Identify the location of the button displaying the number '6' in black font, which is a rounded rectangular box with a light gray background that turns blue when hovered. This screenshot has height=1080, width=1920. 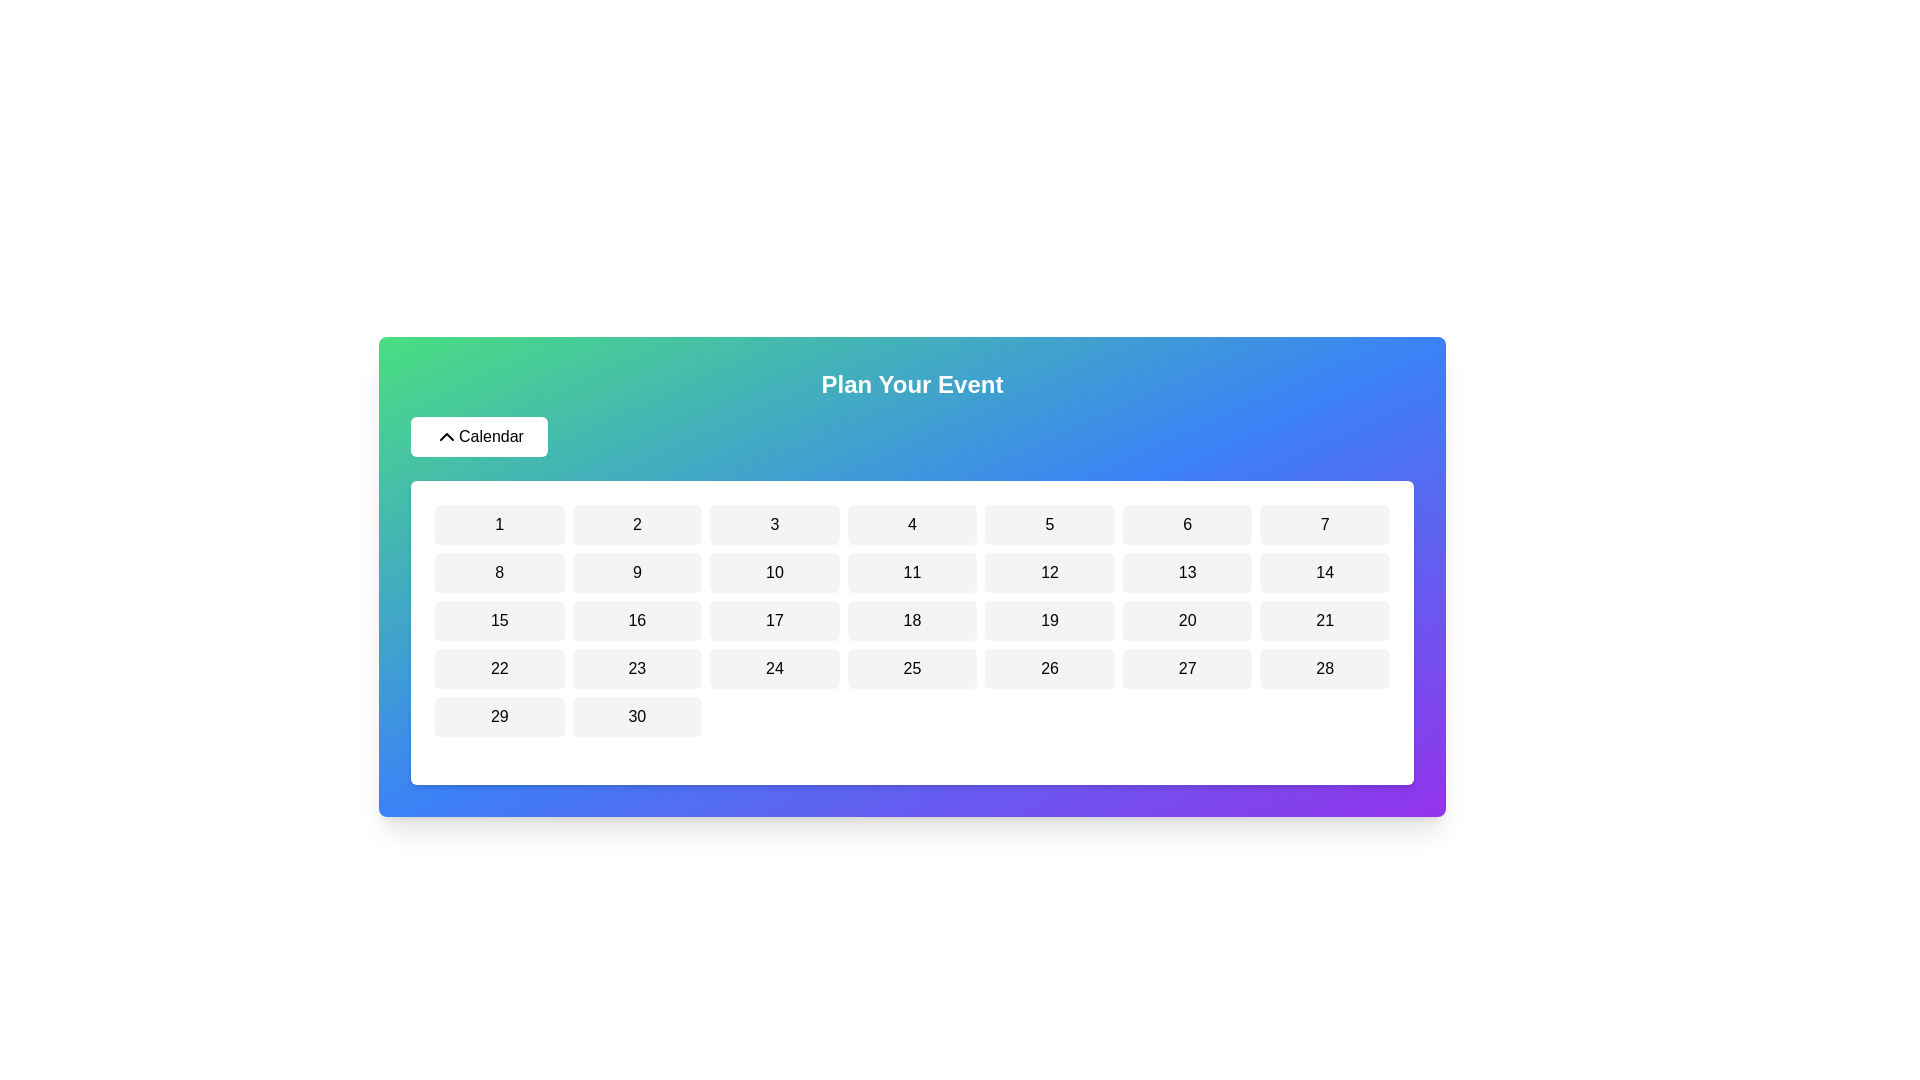
(1187, 523).